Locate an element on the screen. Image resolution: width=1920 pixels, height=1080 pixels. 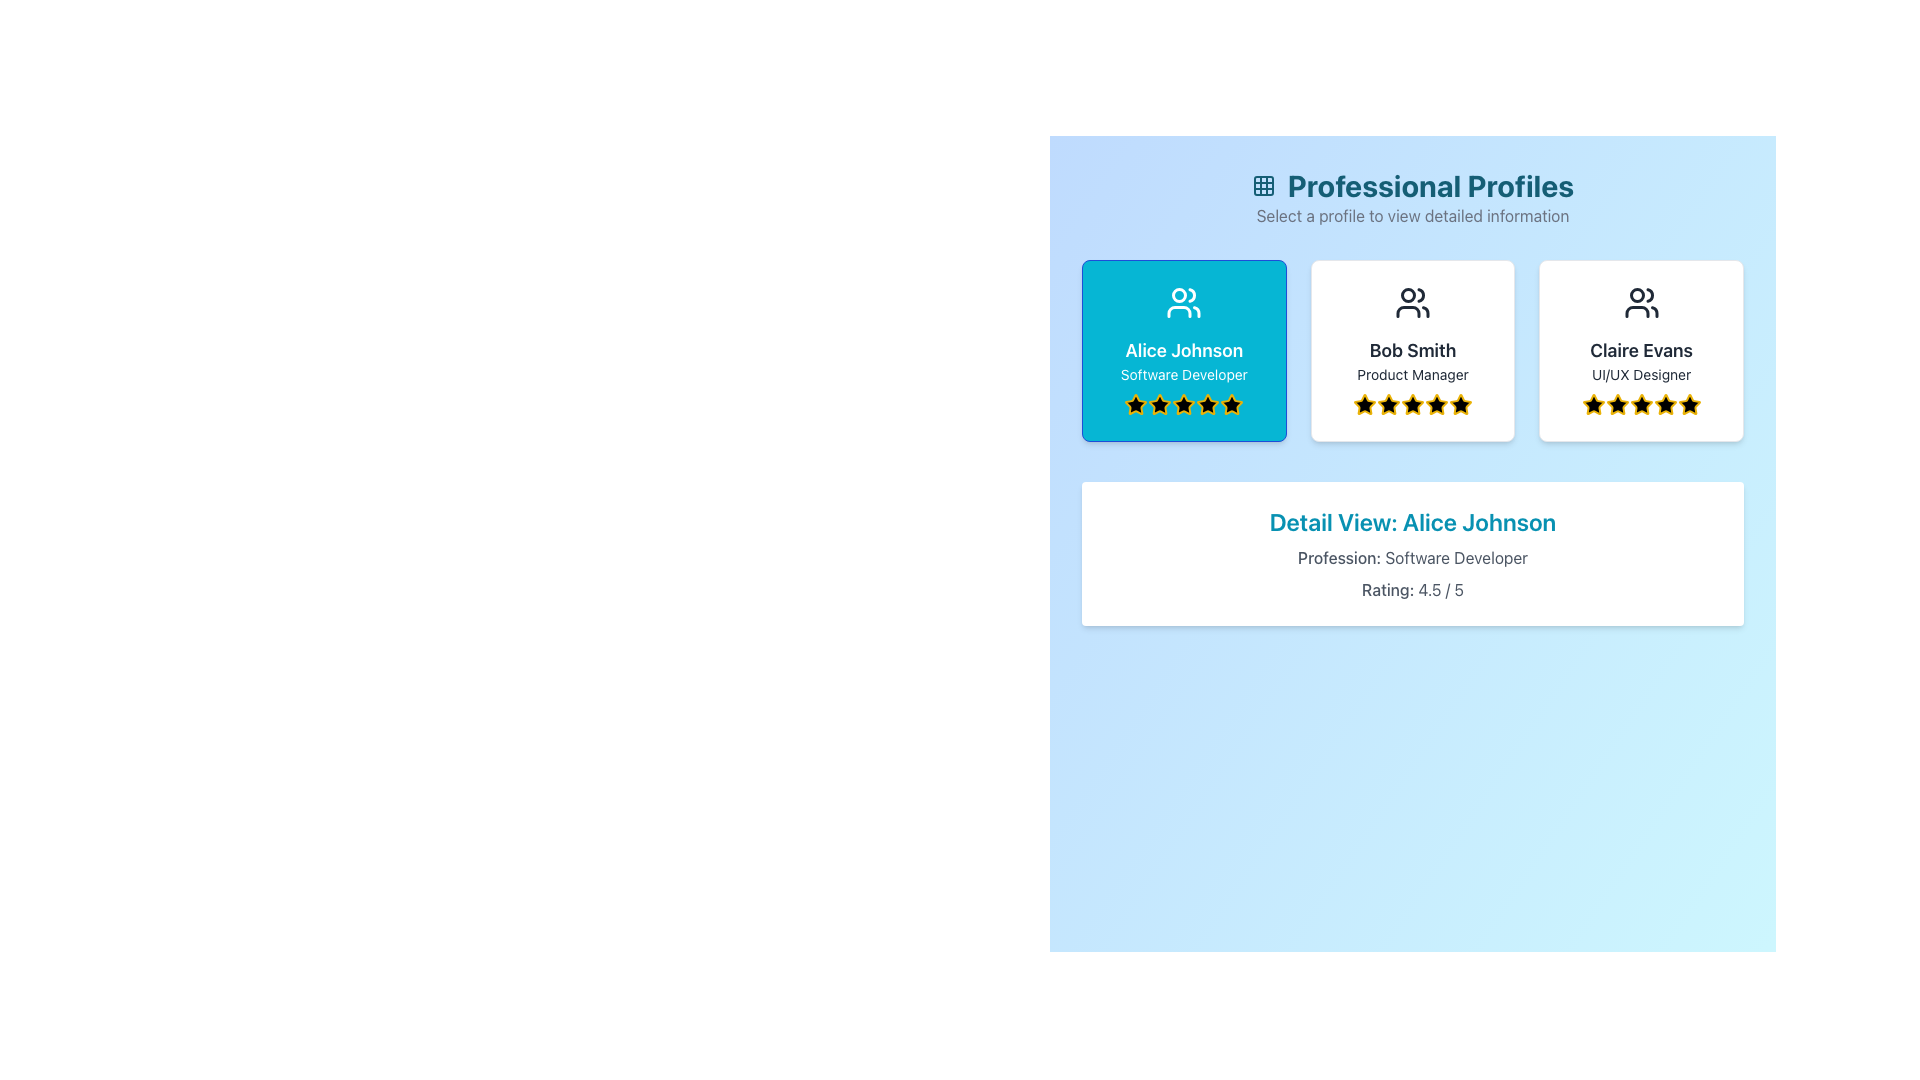
the first yellow star icon in the rating system below the 'Claire Evans' UI/UX Designer profile card is located at coordinates (1592, 405).